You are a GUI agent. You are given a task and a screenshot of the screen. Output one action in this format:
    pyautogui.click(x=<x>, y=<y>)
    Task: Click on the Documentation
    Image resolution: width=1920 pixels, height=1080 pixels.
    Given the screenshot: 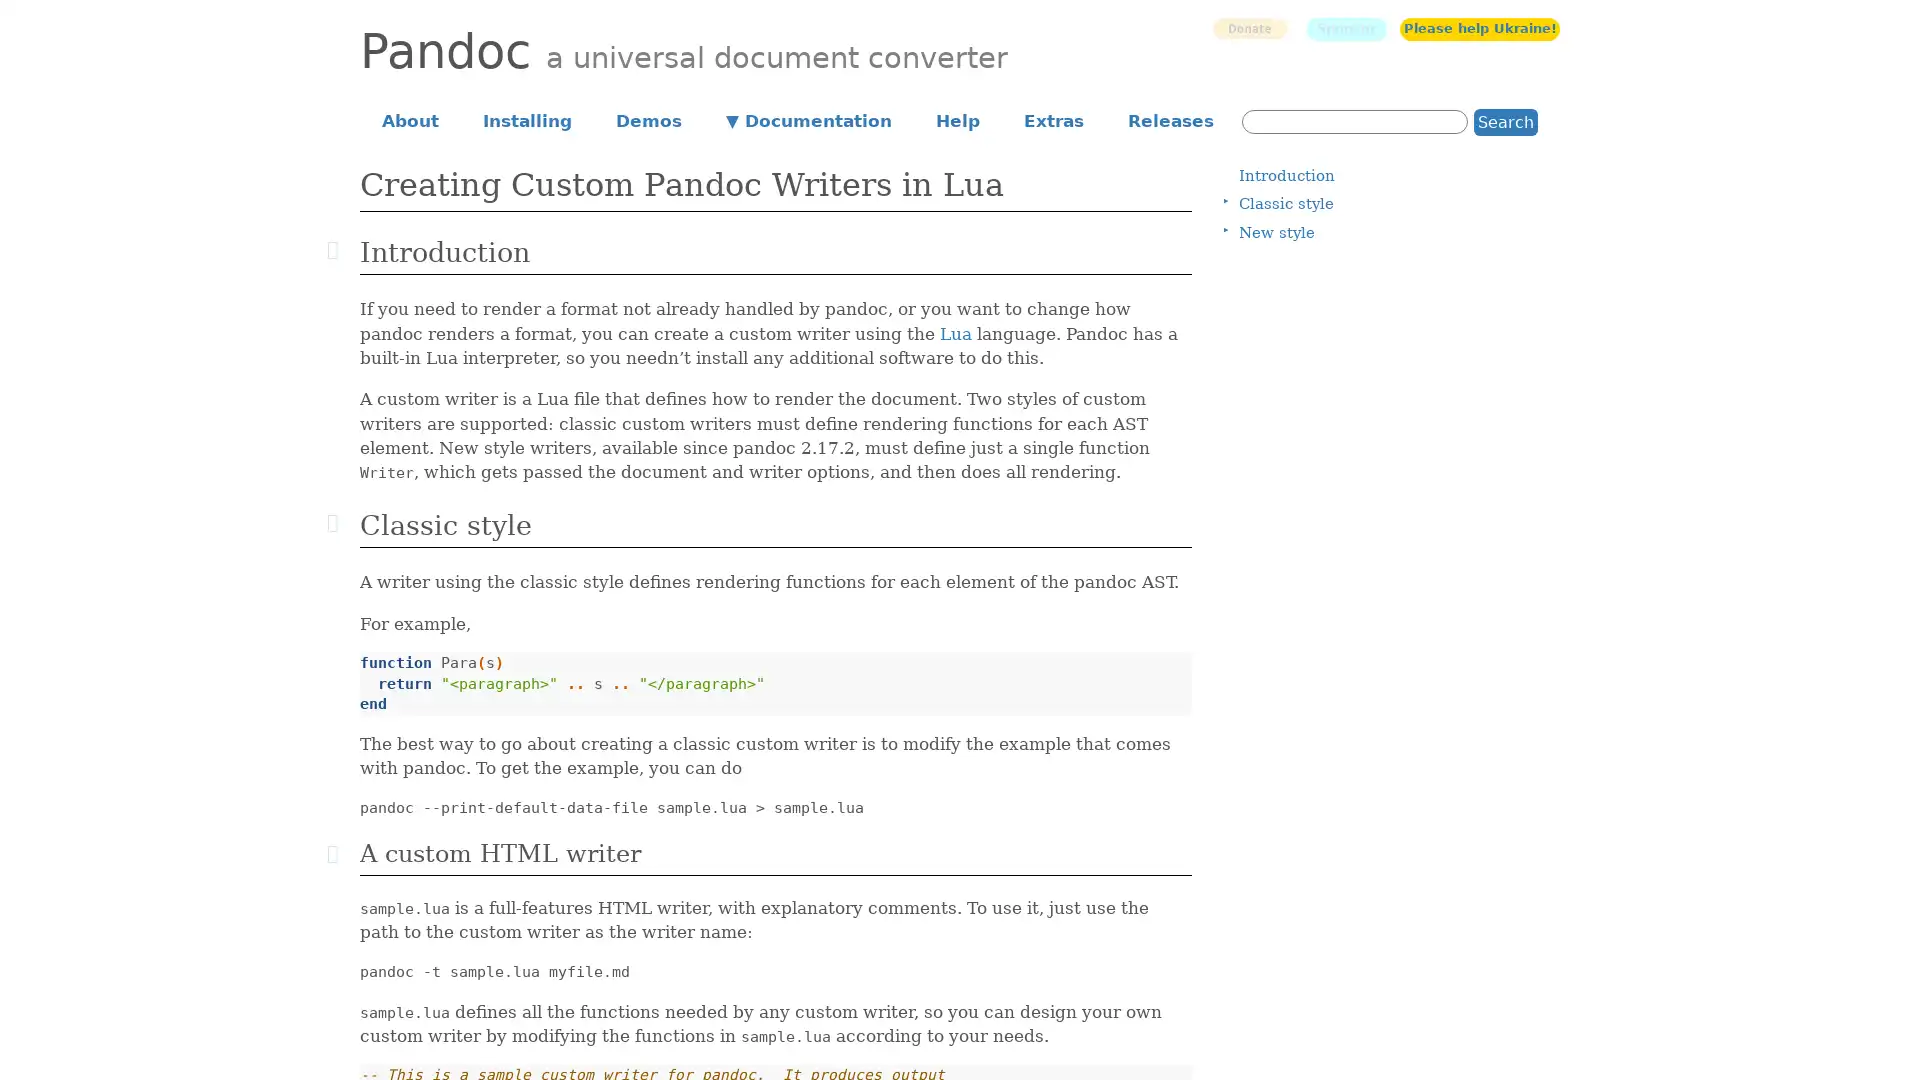 What is the action you would take?
    pyautogui.click(x=809, y=119)
    